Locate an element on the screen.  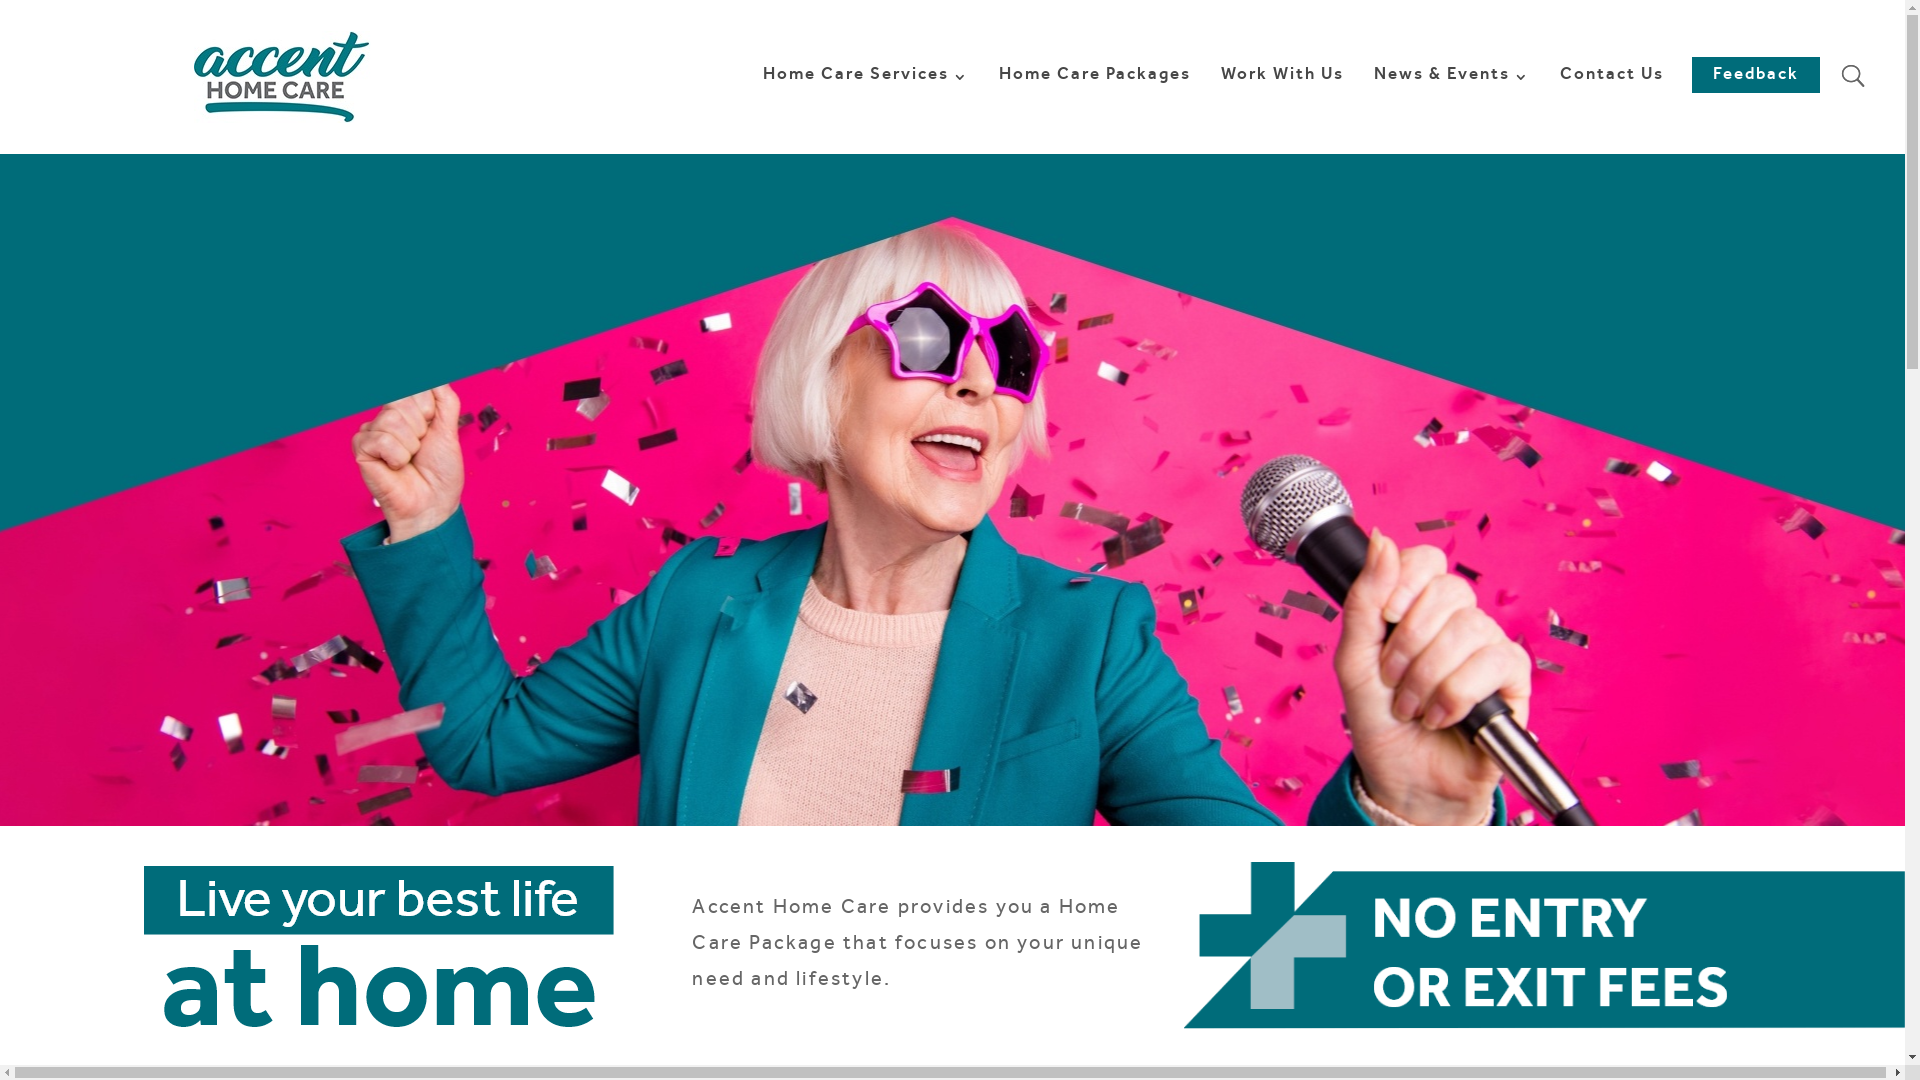
'Contact Us' is located at coordinates (1559, 111).